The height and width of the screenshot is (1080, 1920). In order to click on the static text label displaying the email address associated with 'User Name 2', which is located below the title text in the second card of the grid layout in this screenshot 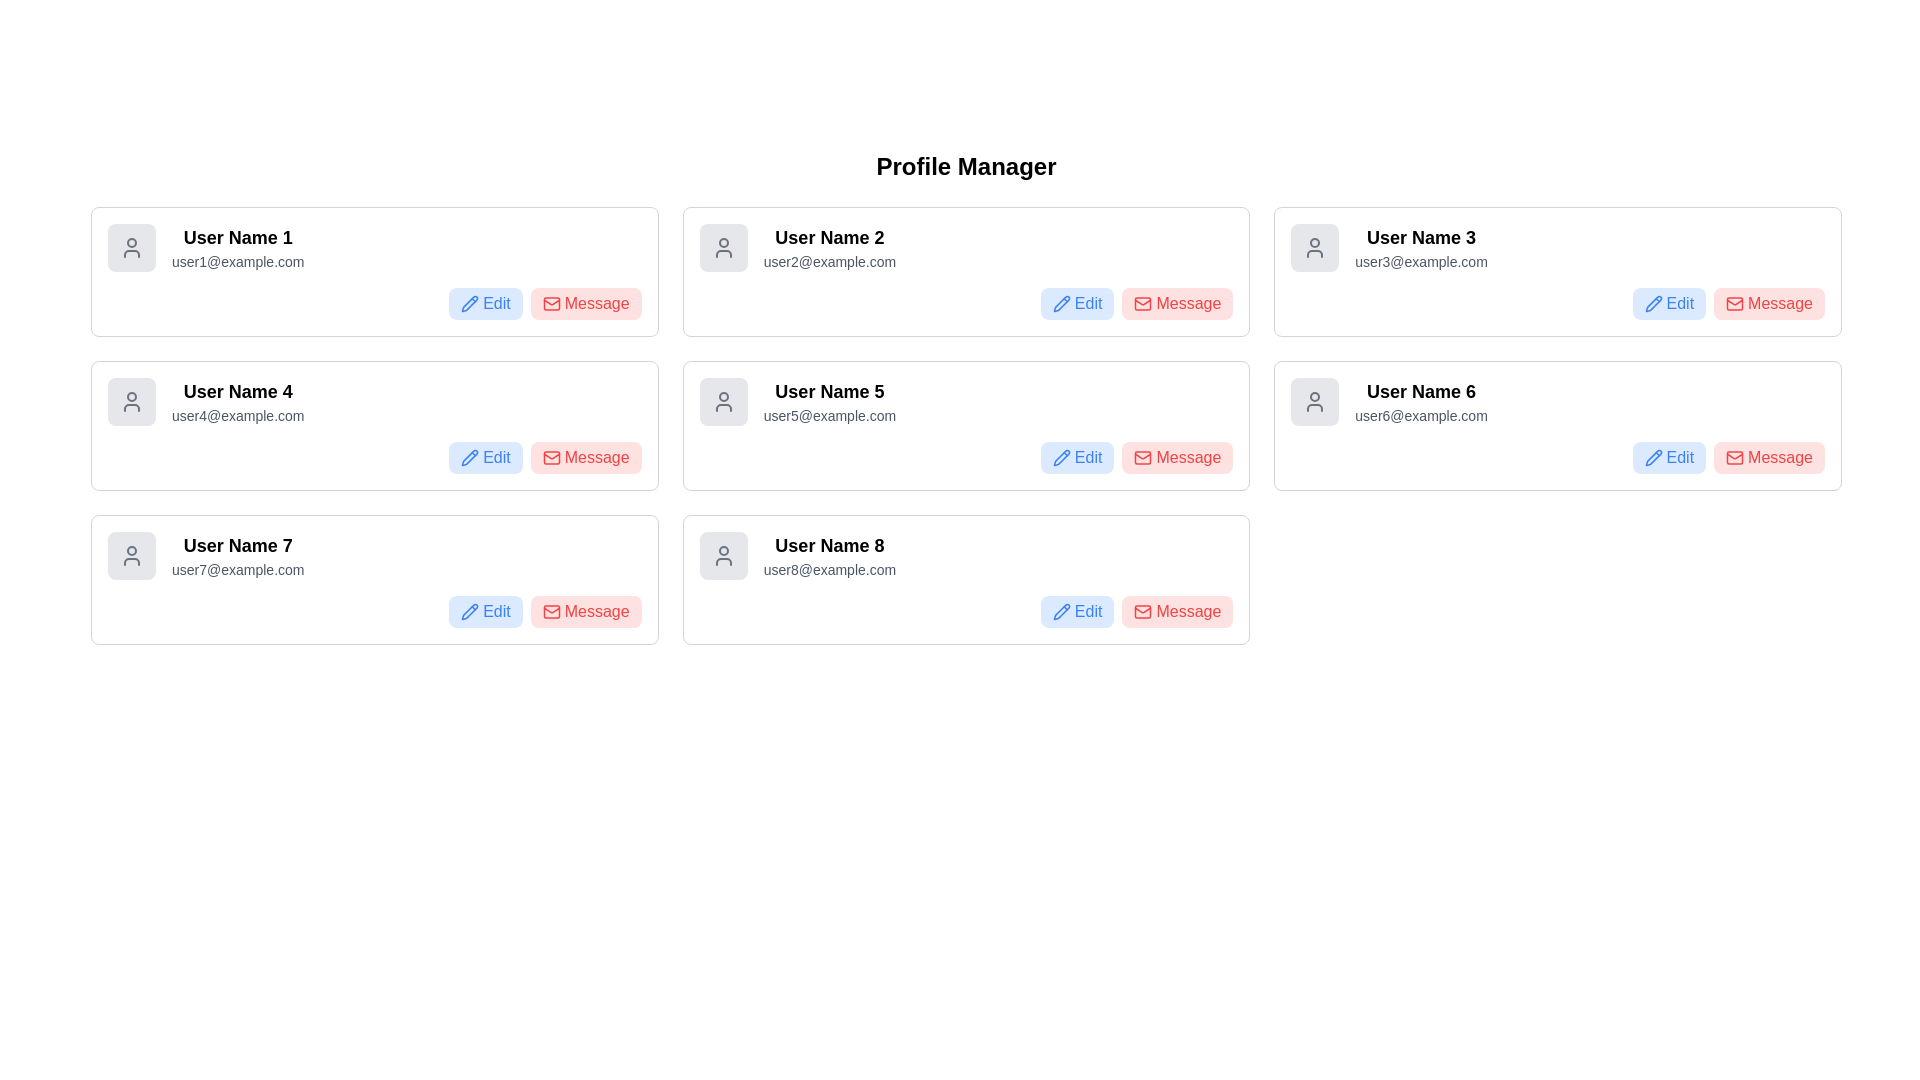, I will do `click(829, 261)`.